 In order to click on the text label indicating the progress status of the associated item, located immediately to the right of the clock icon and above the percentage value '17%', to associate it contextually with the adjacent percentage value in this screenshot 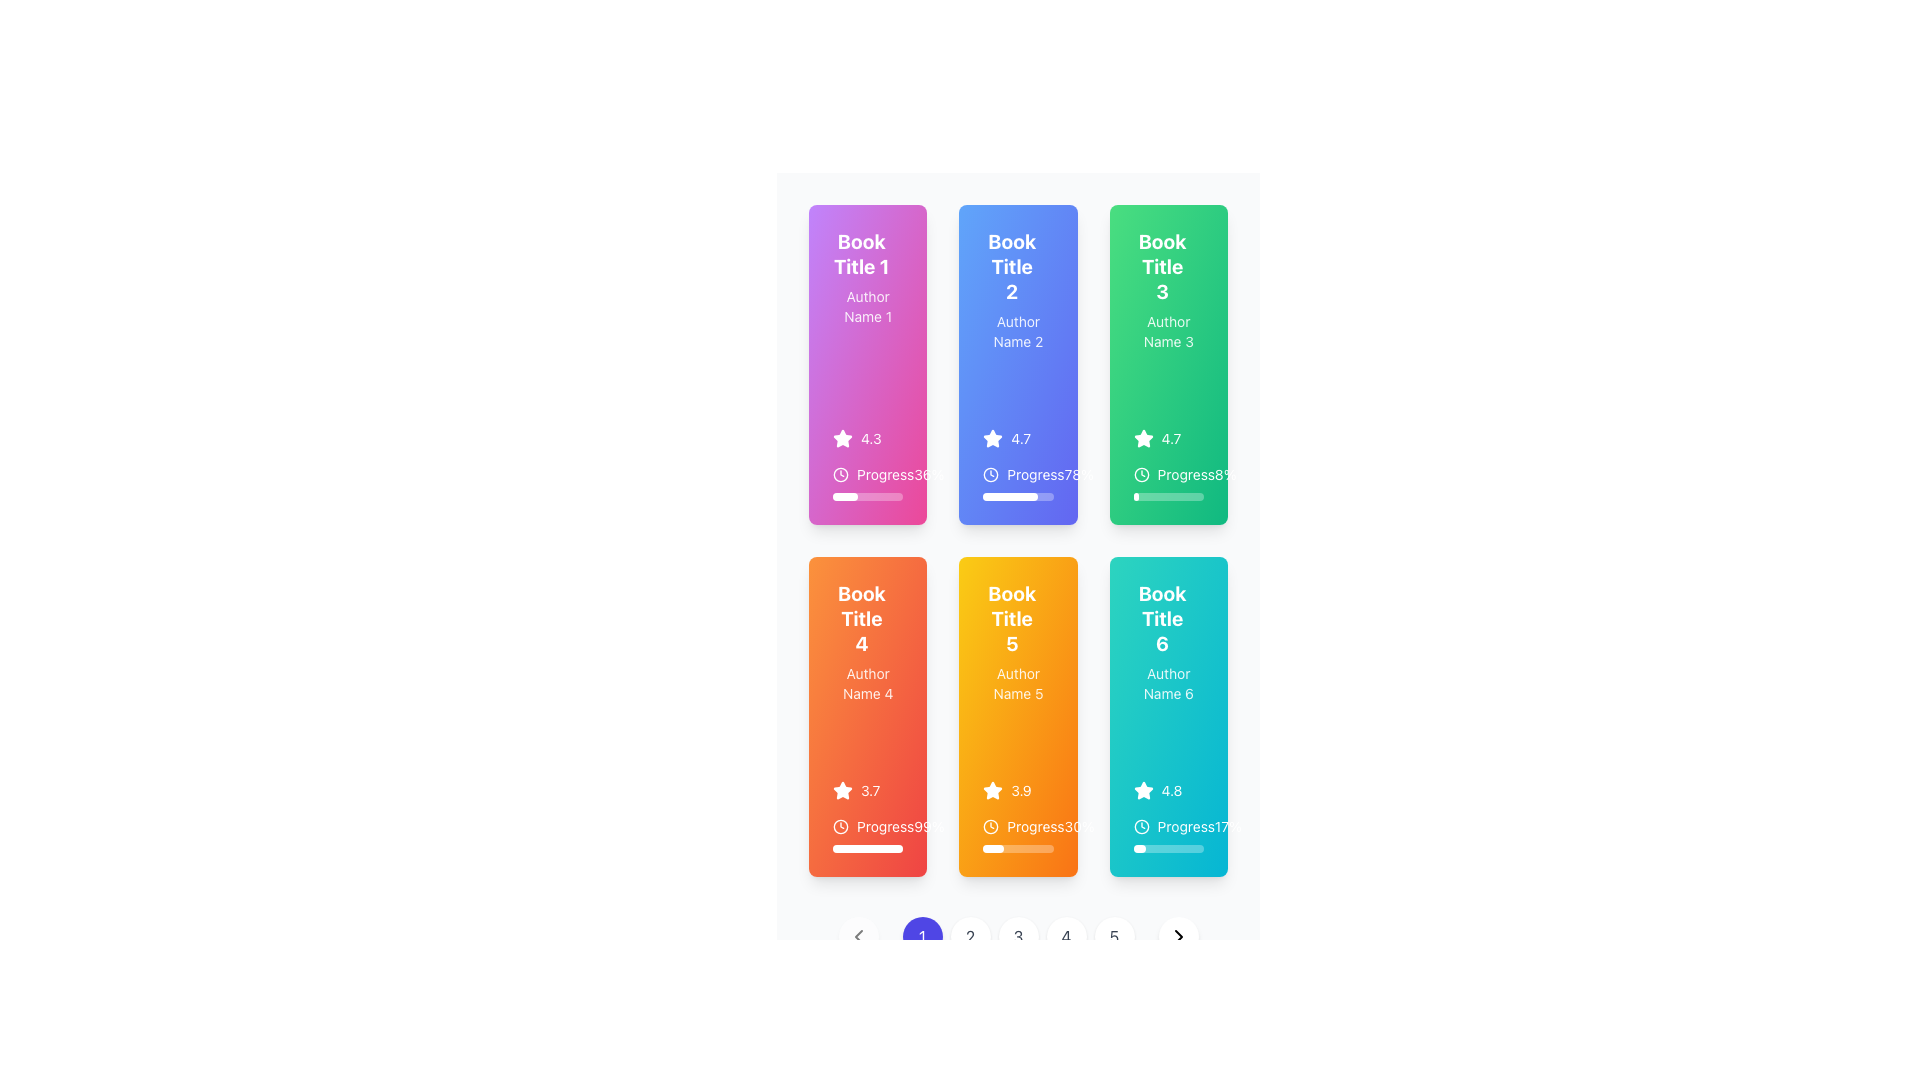, I will do `click(1174, 826)`.